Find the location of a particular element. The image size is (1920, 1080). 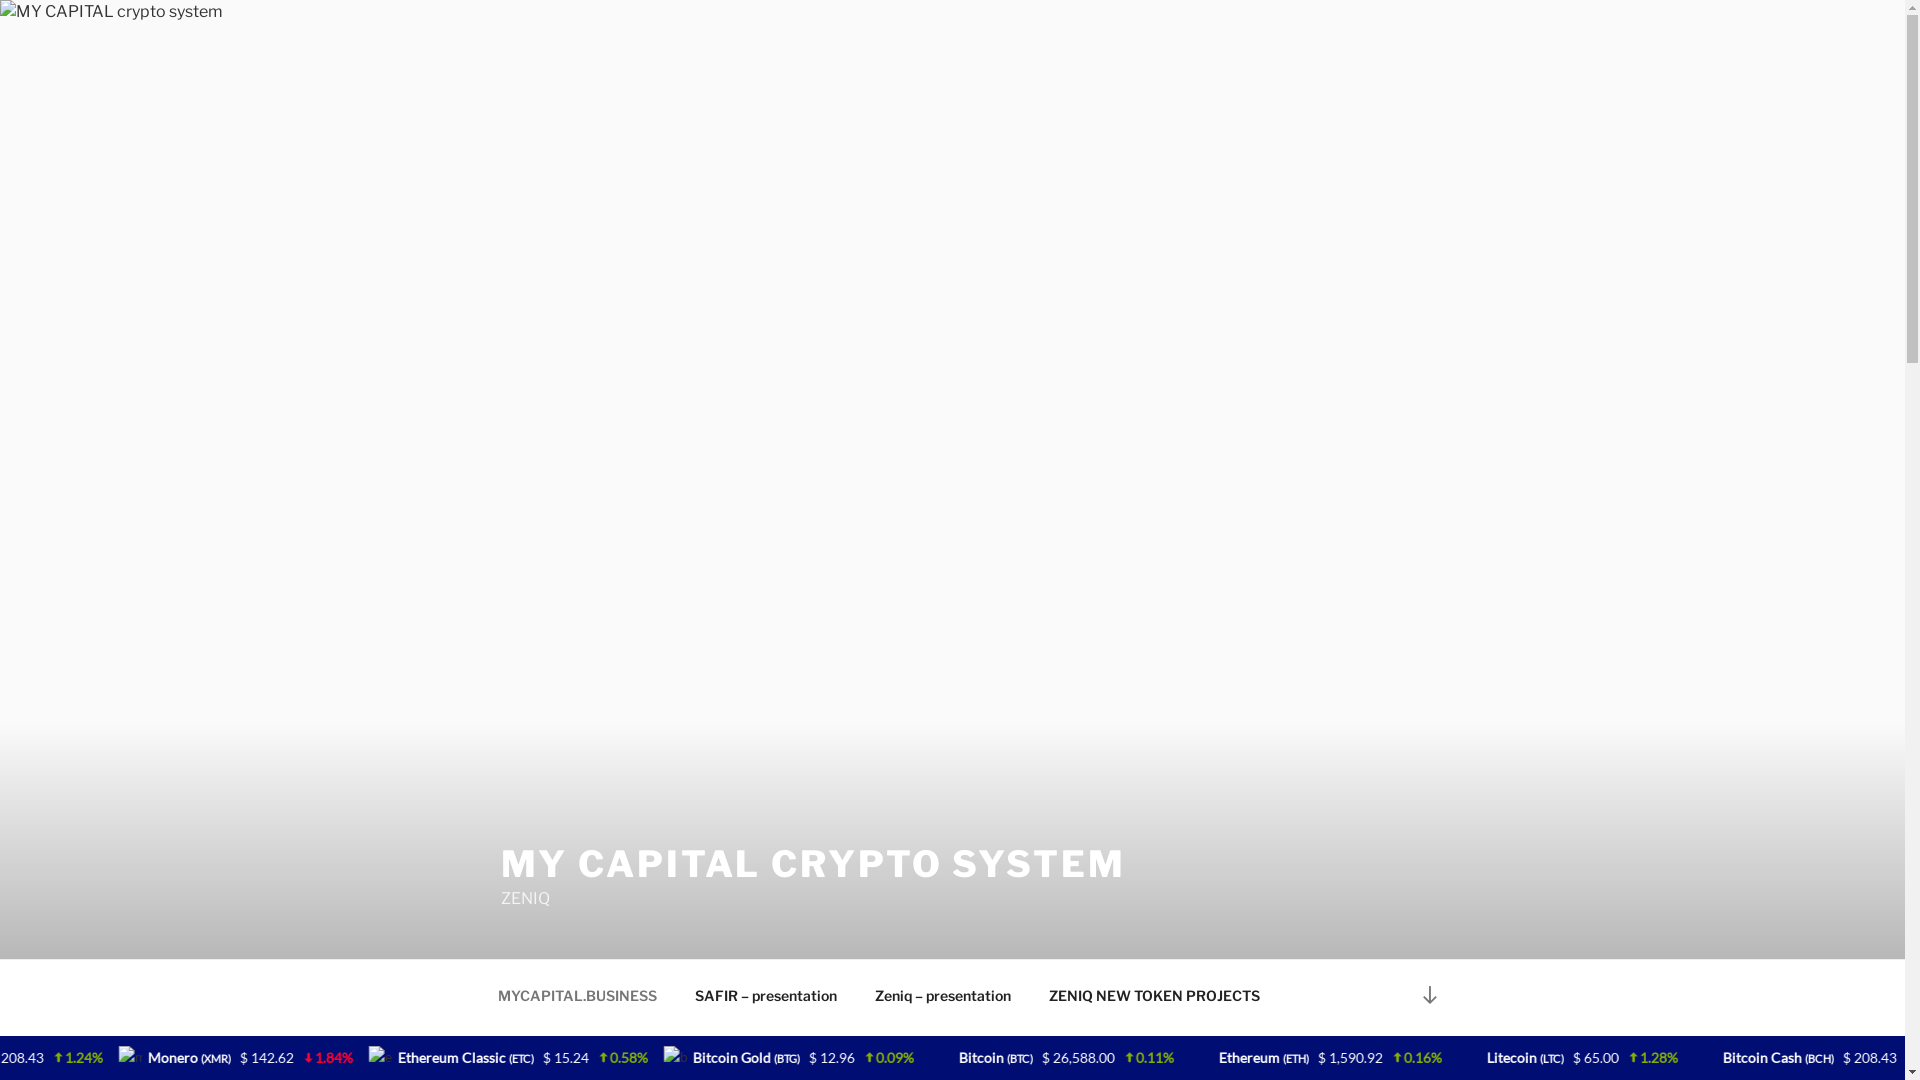

'Scroll down to content' is located at coordinates (1428, 994).